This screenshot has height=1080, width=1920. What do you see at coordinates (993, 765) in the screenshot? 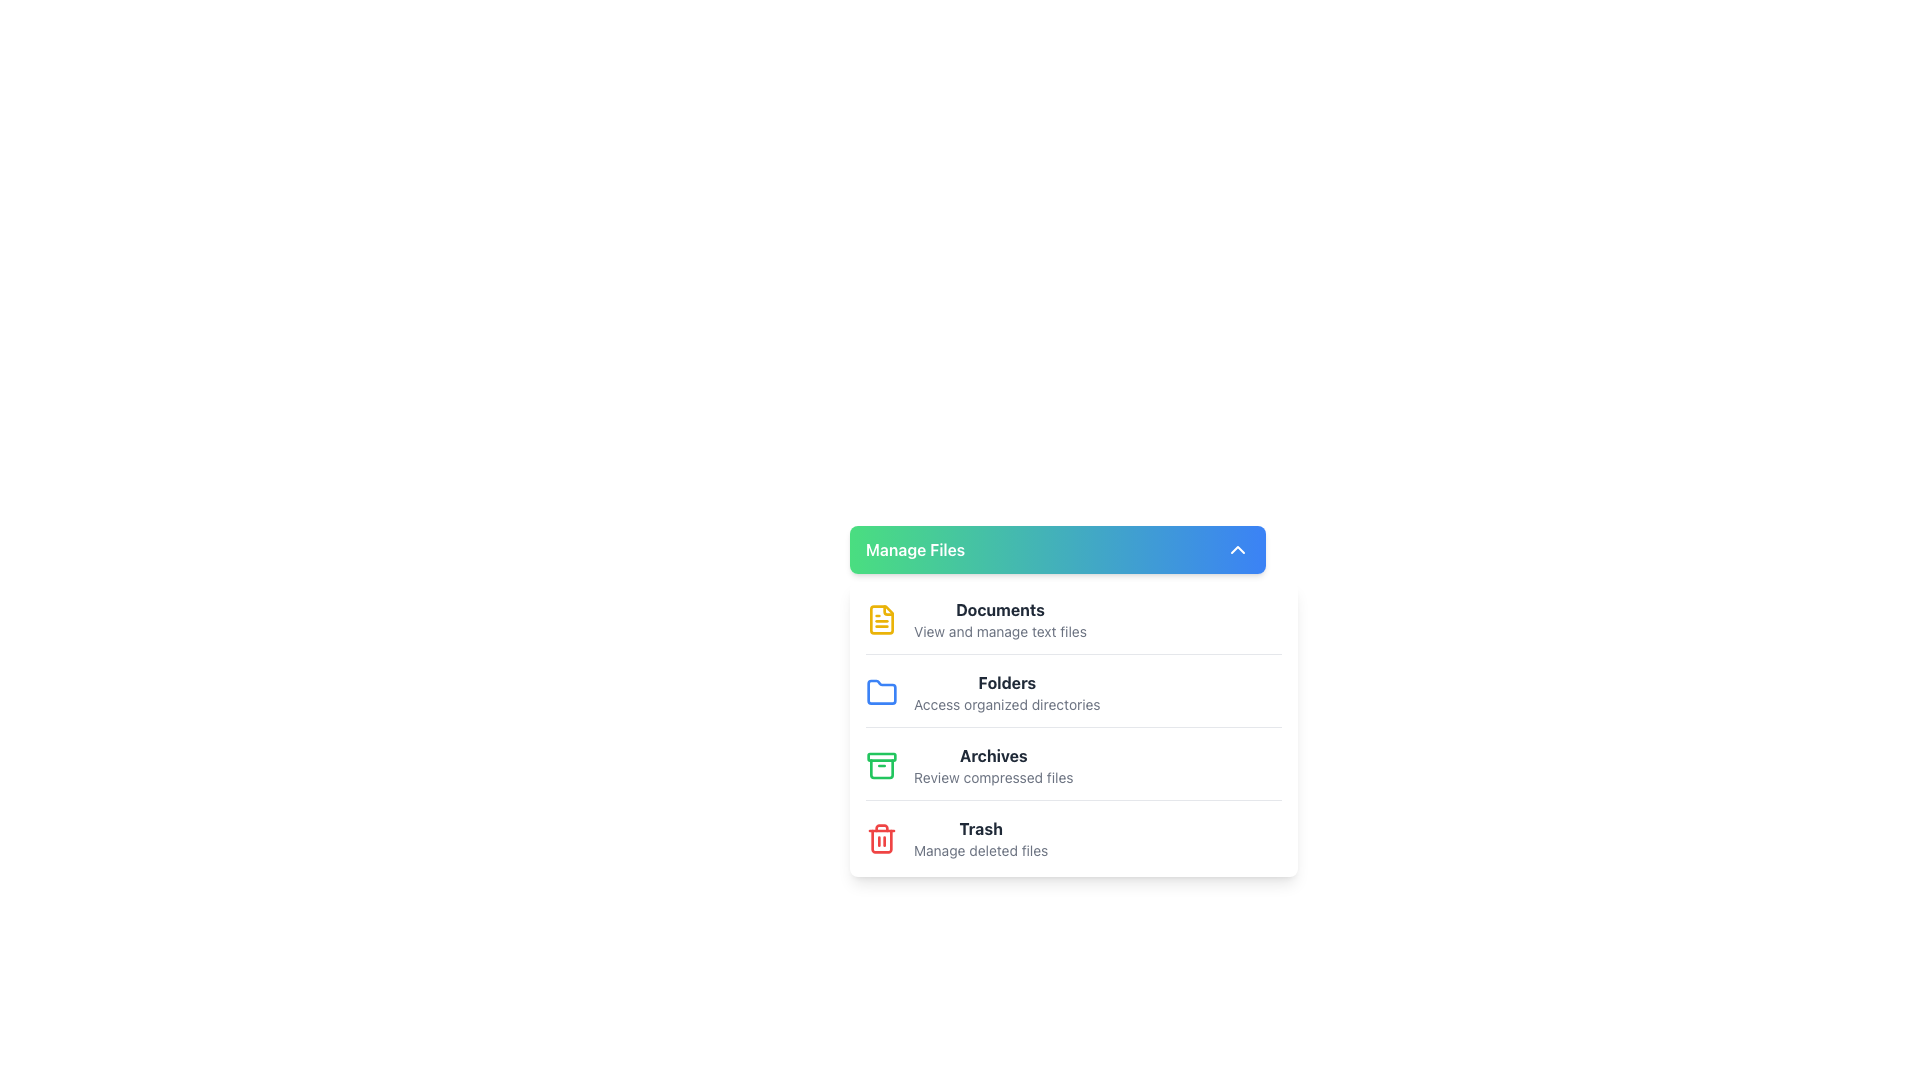
I see `the List item that represents a menu option for accessing and managing archived files, located between 'Folders' and 'Trash' in a vertical menu` at bounding box center [993, 765].